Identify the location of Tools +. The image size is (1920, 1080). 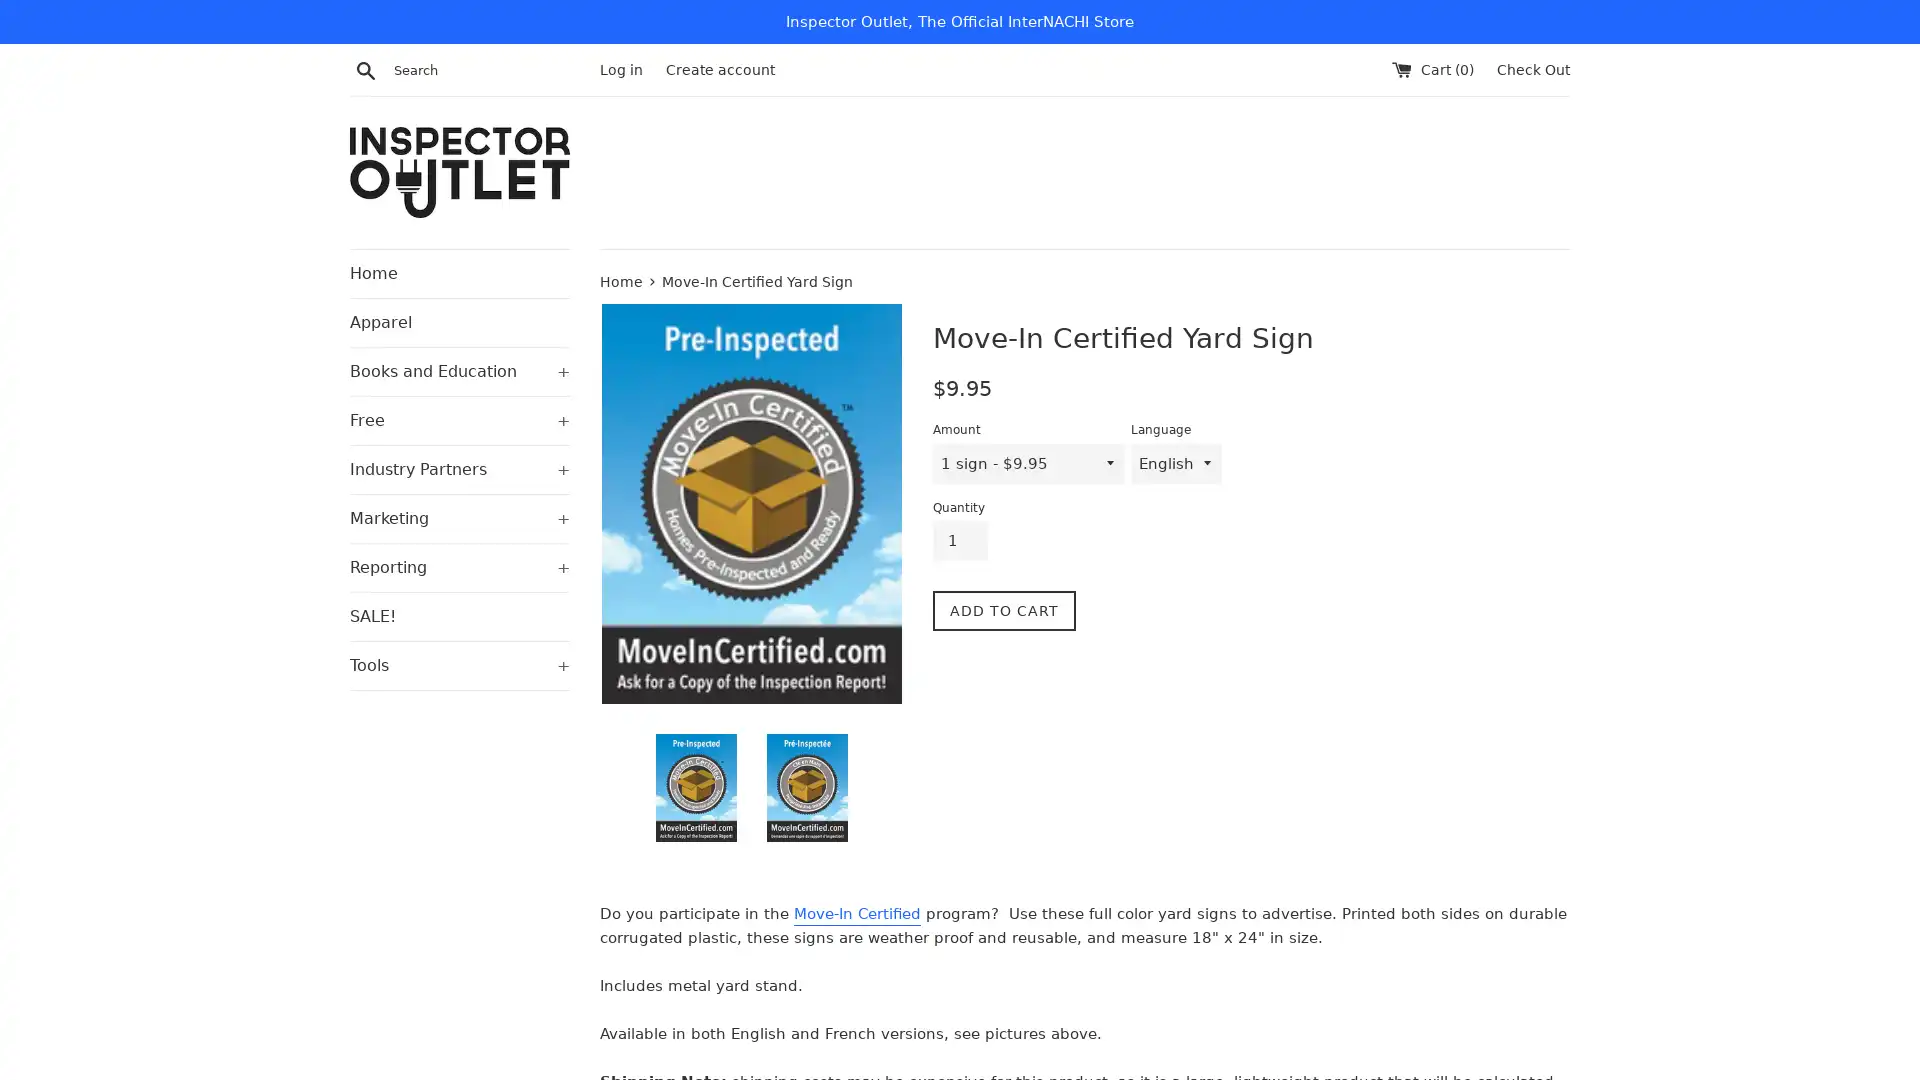
(459, 664).